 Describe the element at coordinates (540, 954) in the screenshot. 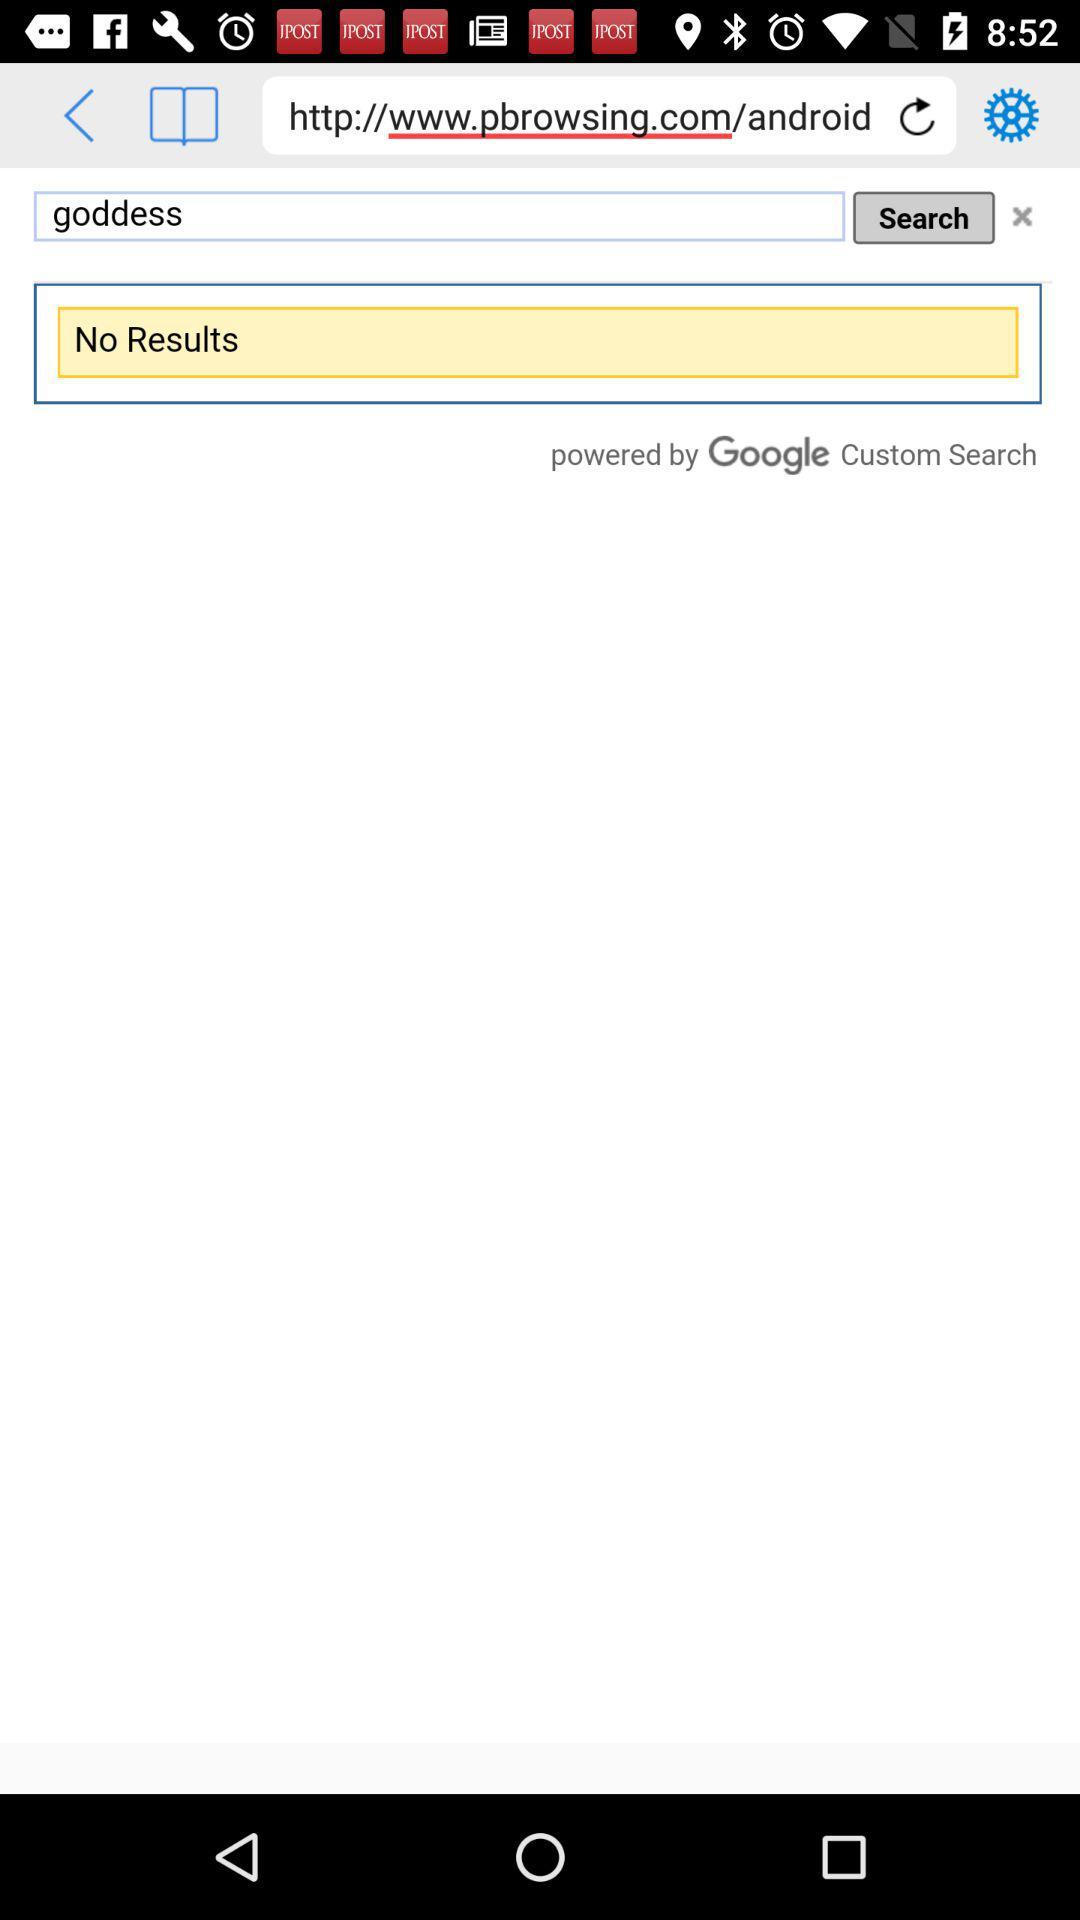

I see `browse search` at that location.